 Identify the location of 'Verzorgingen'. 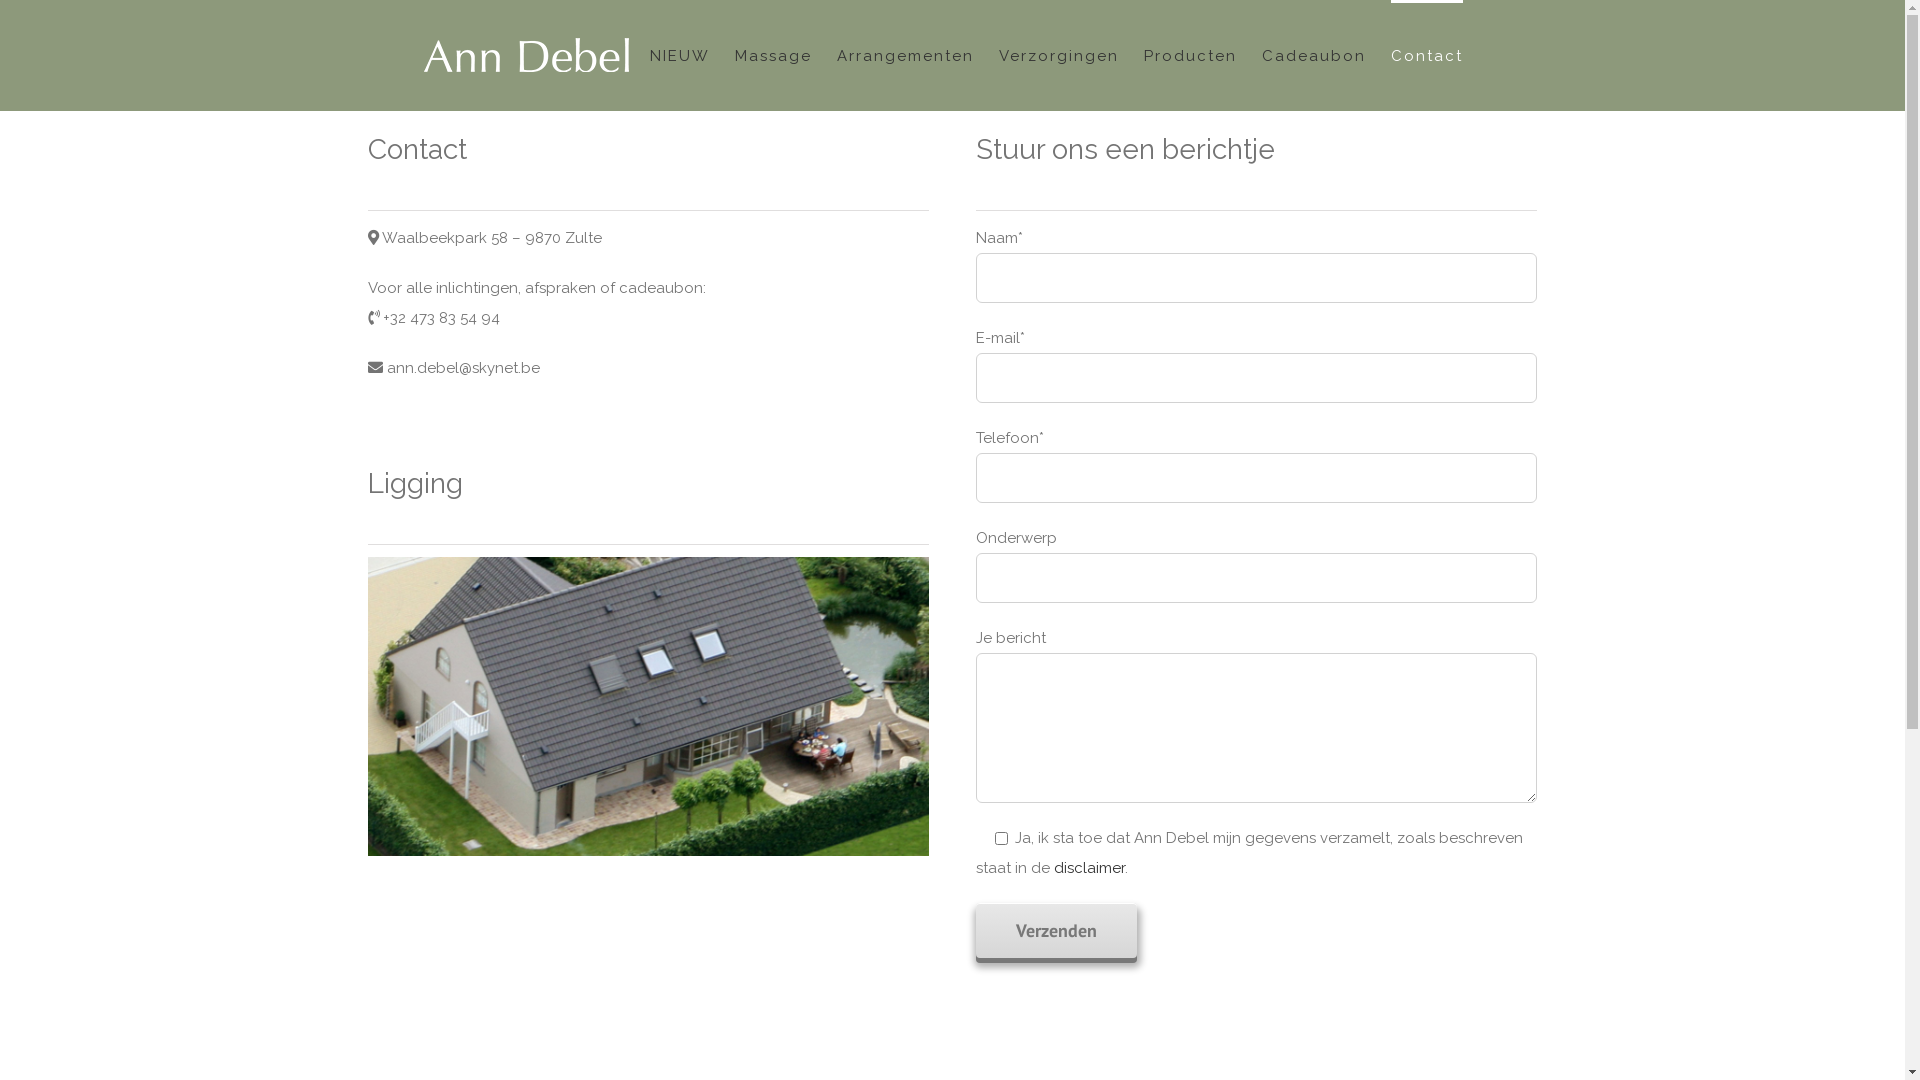
(1056, 53).